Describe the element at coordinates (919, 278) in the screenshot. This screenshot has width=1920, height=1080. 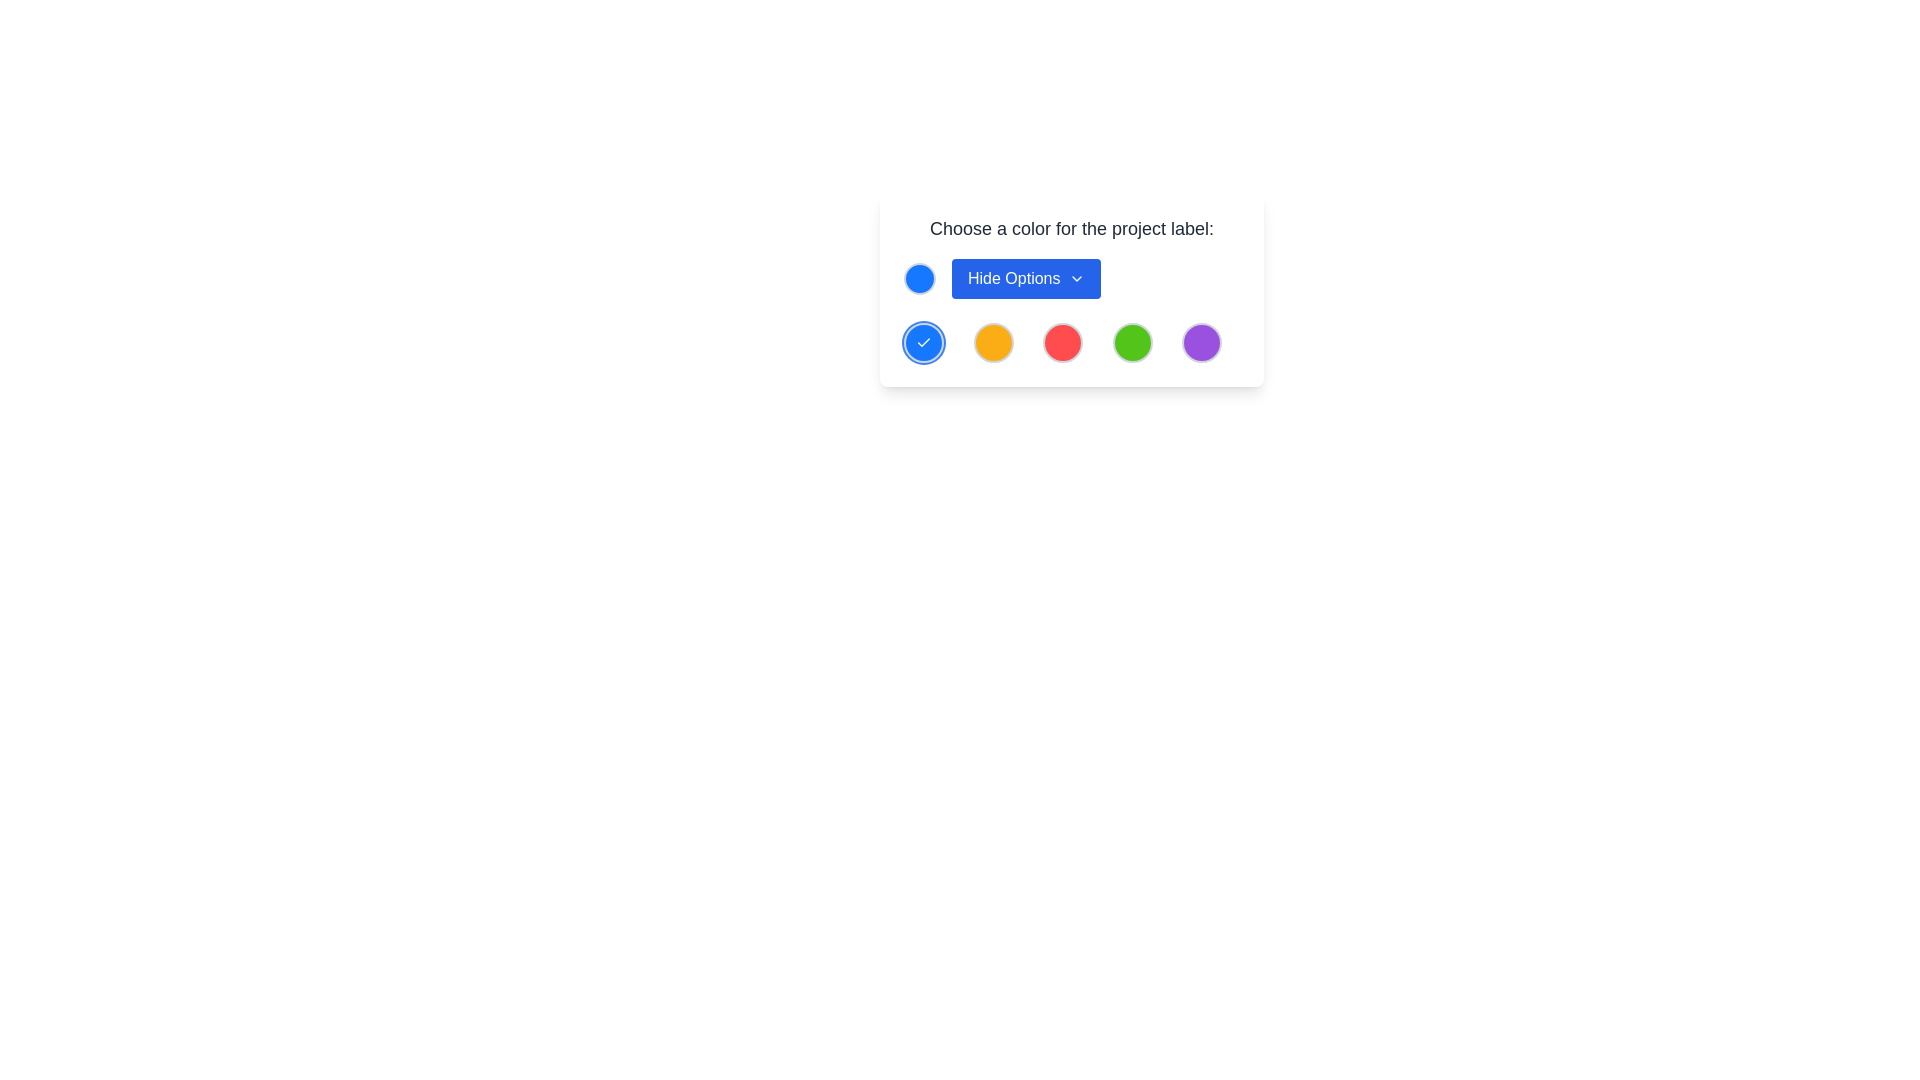
I see `the blue circular indicator with a light gray border, which is part of a color selection interface, located to the left of the 'Hide Options' button` at that location.